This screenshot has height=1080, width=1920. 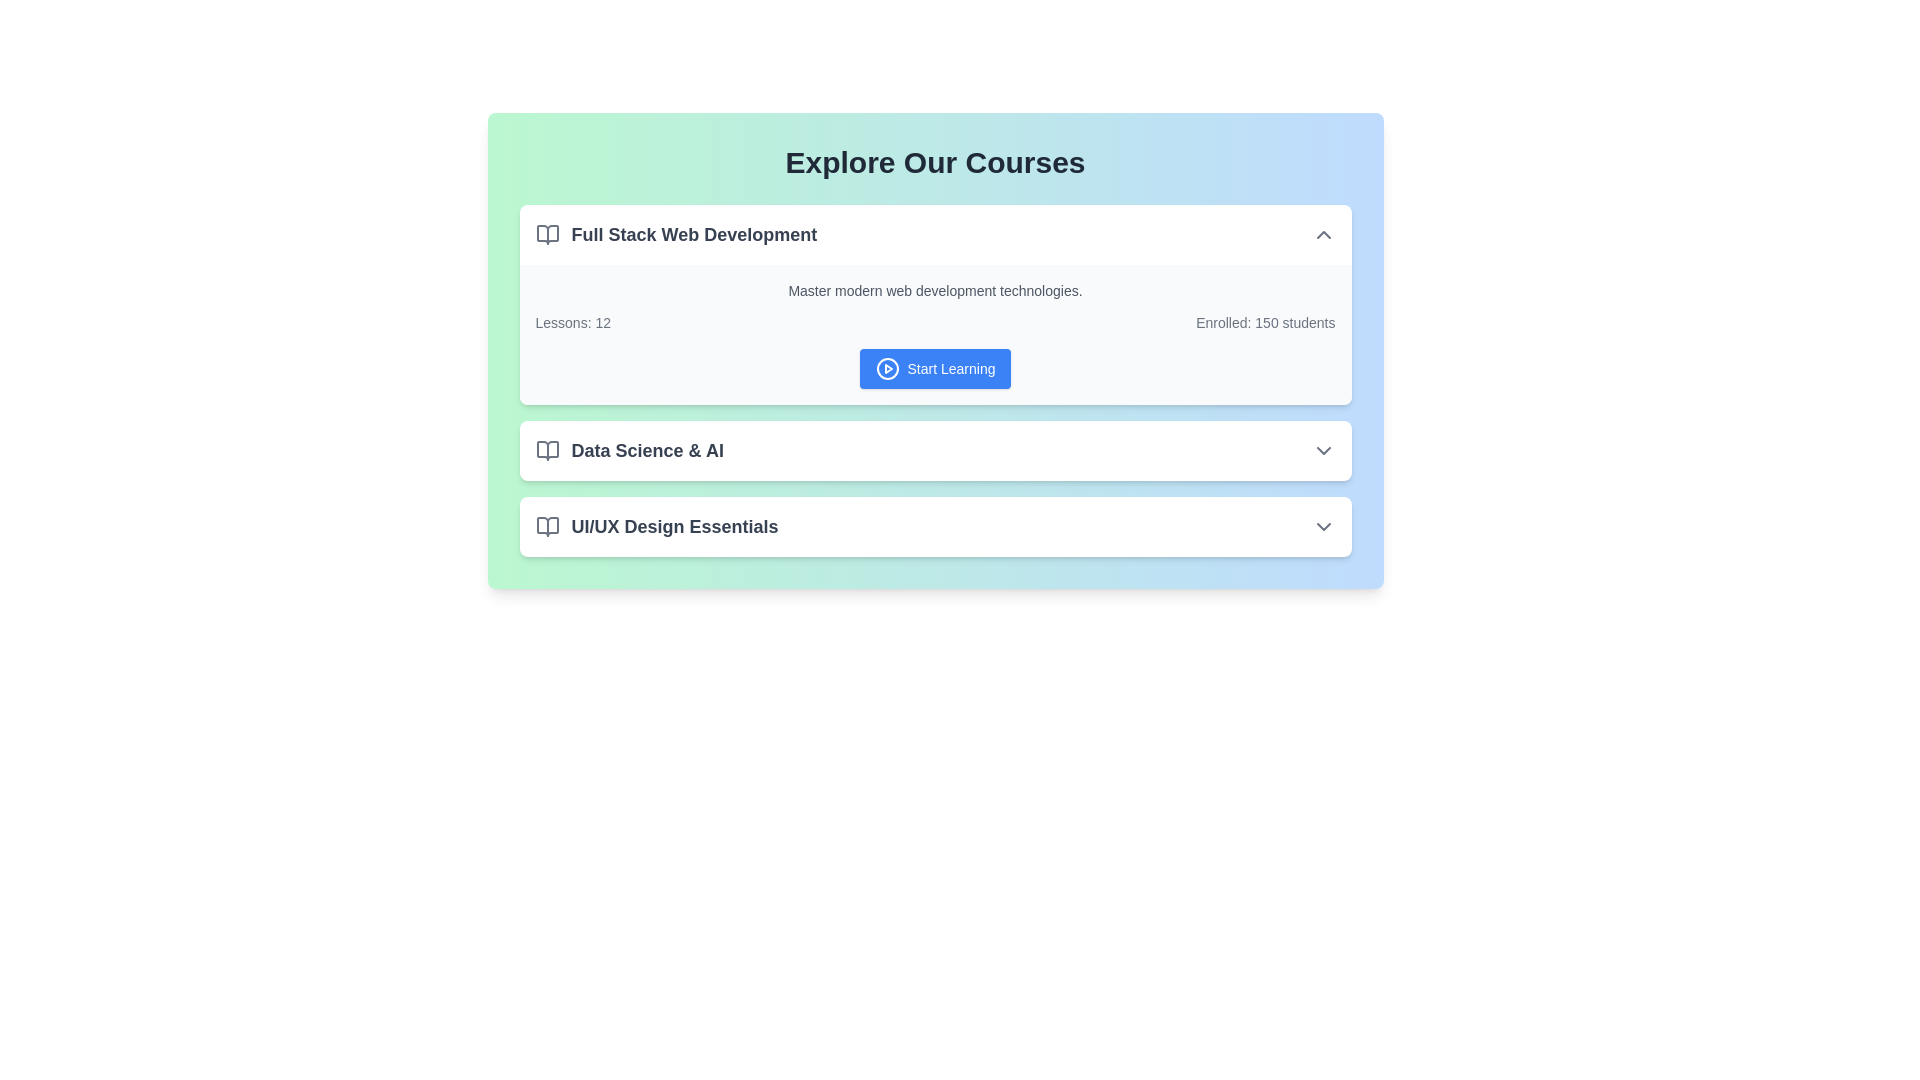 I want to click on the icon representing the 'Full Stack Web Development' section, located to the left of the section title, so click(x=547, y=234).